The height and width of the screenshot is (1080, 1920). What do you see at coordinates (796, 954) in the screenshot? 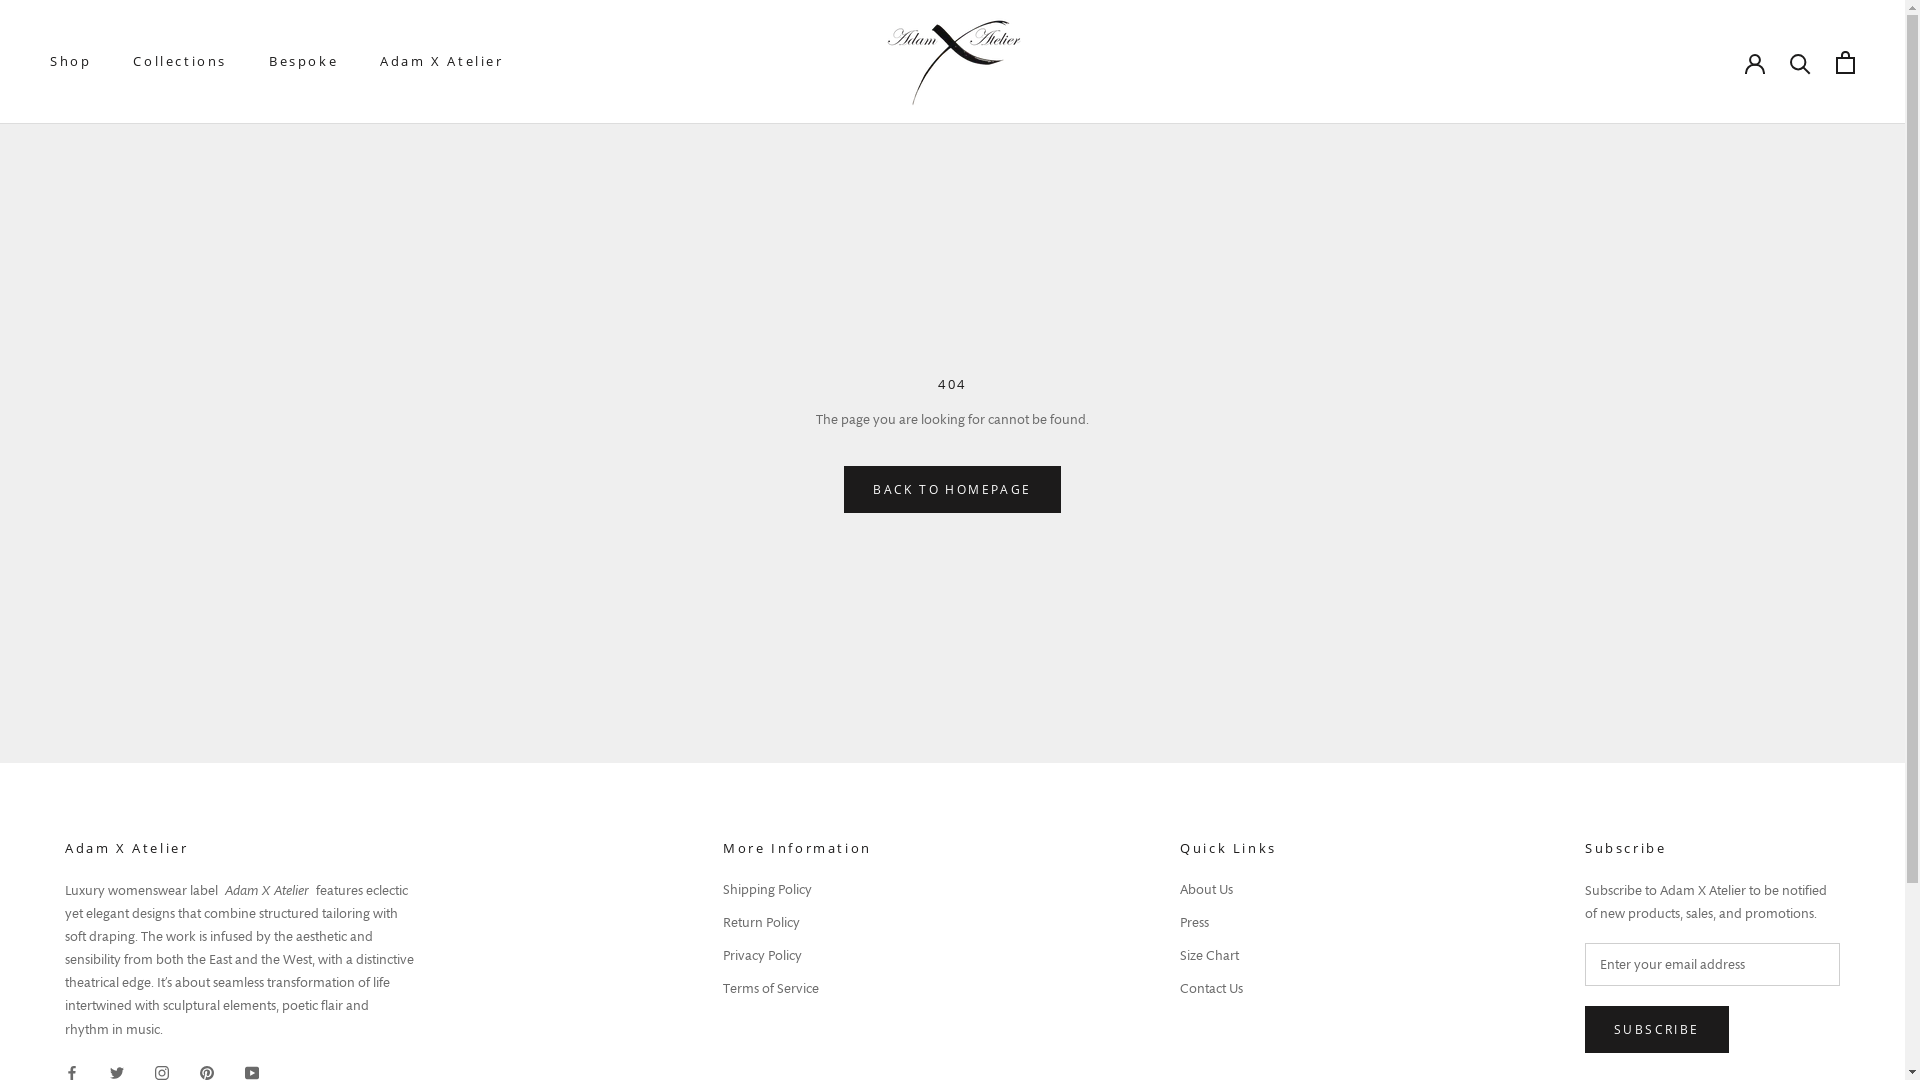
I see `'Privacy Policy'` at bounding box center [796, 954].